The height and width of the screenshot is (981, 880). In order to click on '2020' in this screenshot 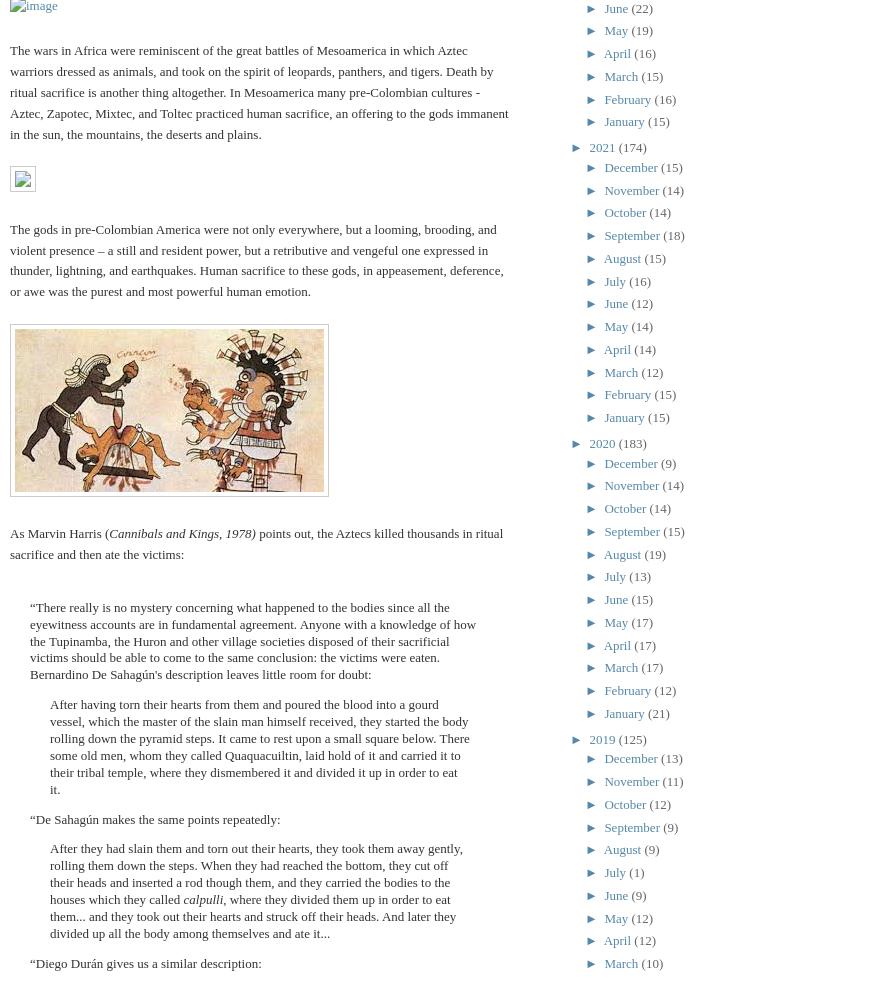, I will do `click(602, 442)`.